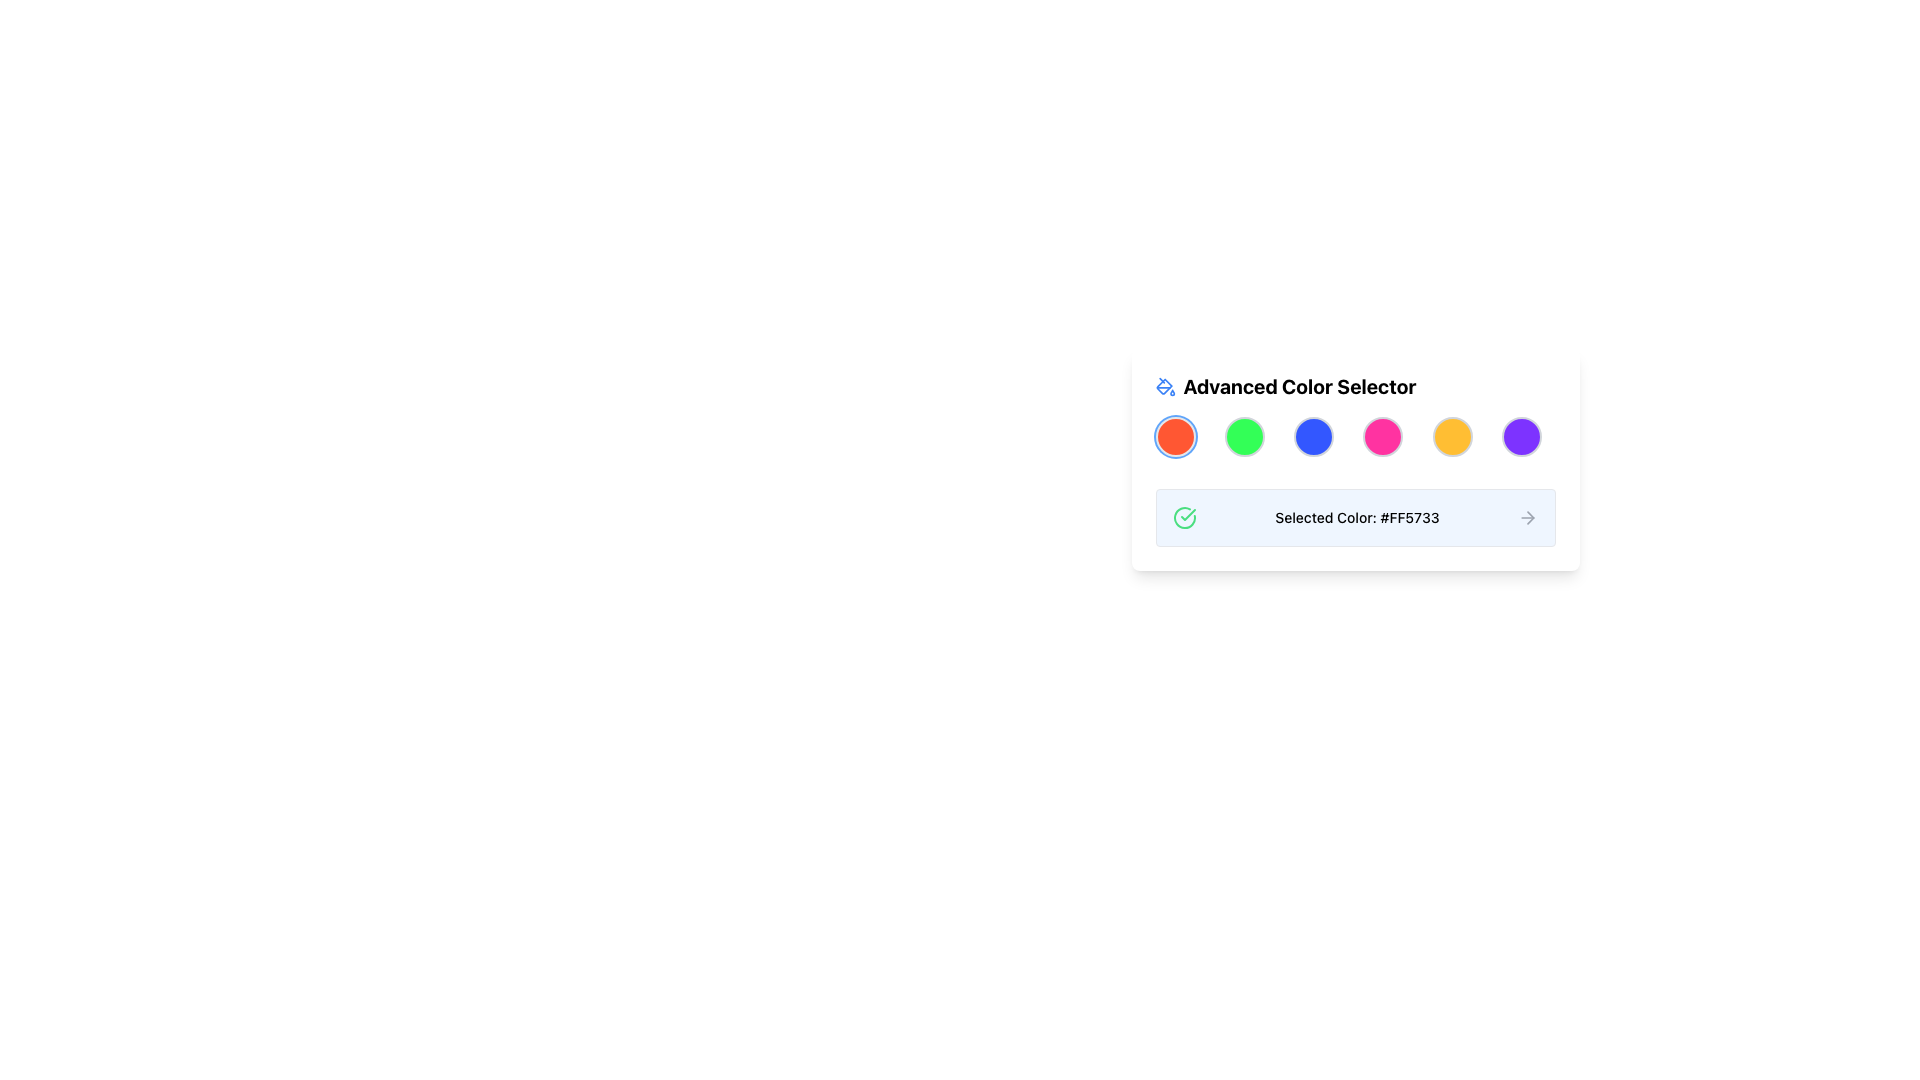 Image resolution: width=1920 pixels, height=1080 pixels. What do you see at coordinates (1357, 516) in the screenshot?
I see `displayed color information from the text label located at the bottom of the notification card with a light blue background, positioned to the right of a green checkmark icon` at bounding box center [1357, 516].